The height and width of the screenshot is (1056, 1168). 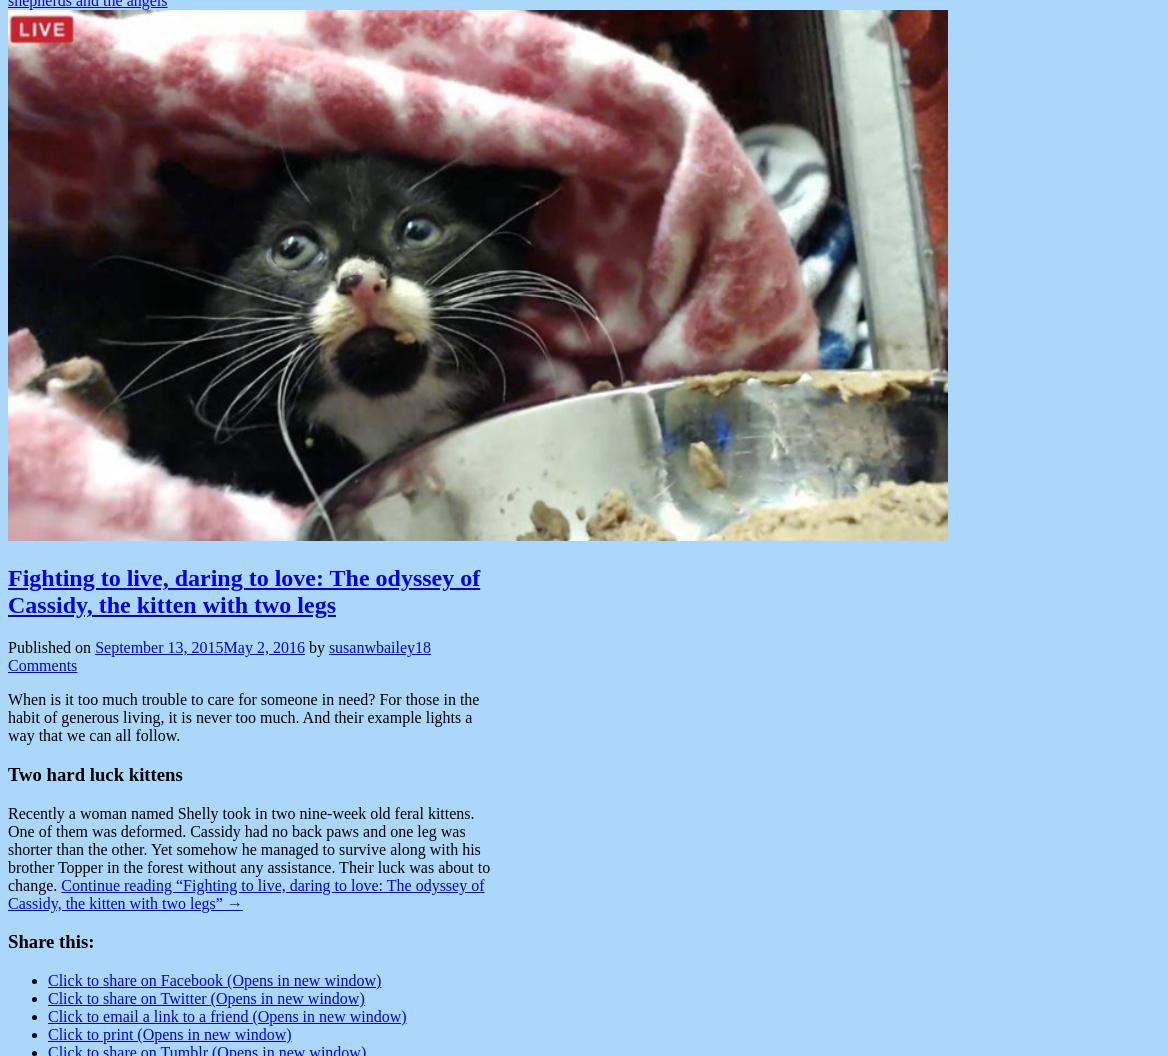 What do you see at coordinates (158, 646) in the screenshot?
I see `'September 13, 2015'` at bounding box center [158, 646].